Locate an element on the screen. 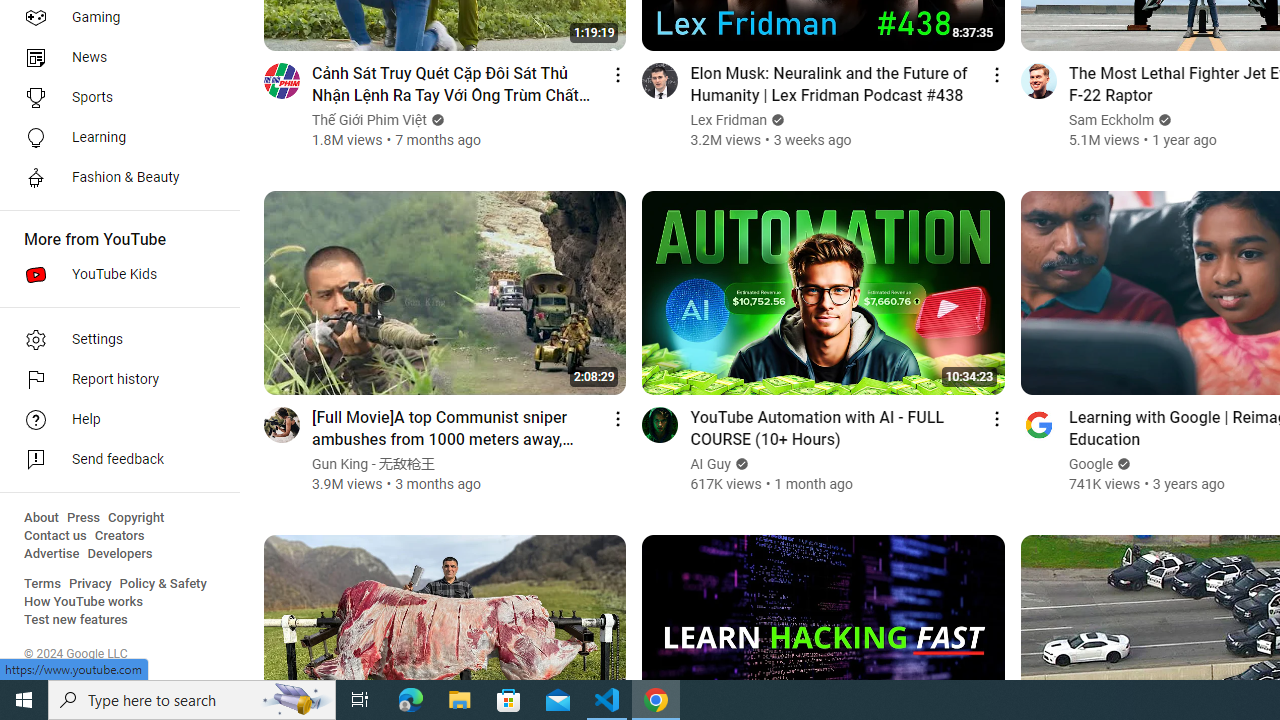 The image size is (1280, 720). 'Sports' is located at coordinates (112, 97).